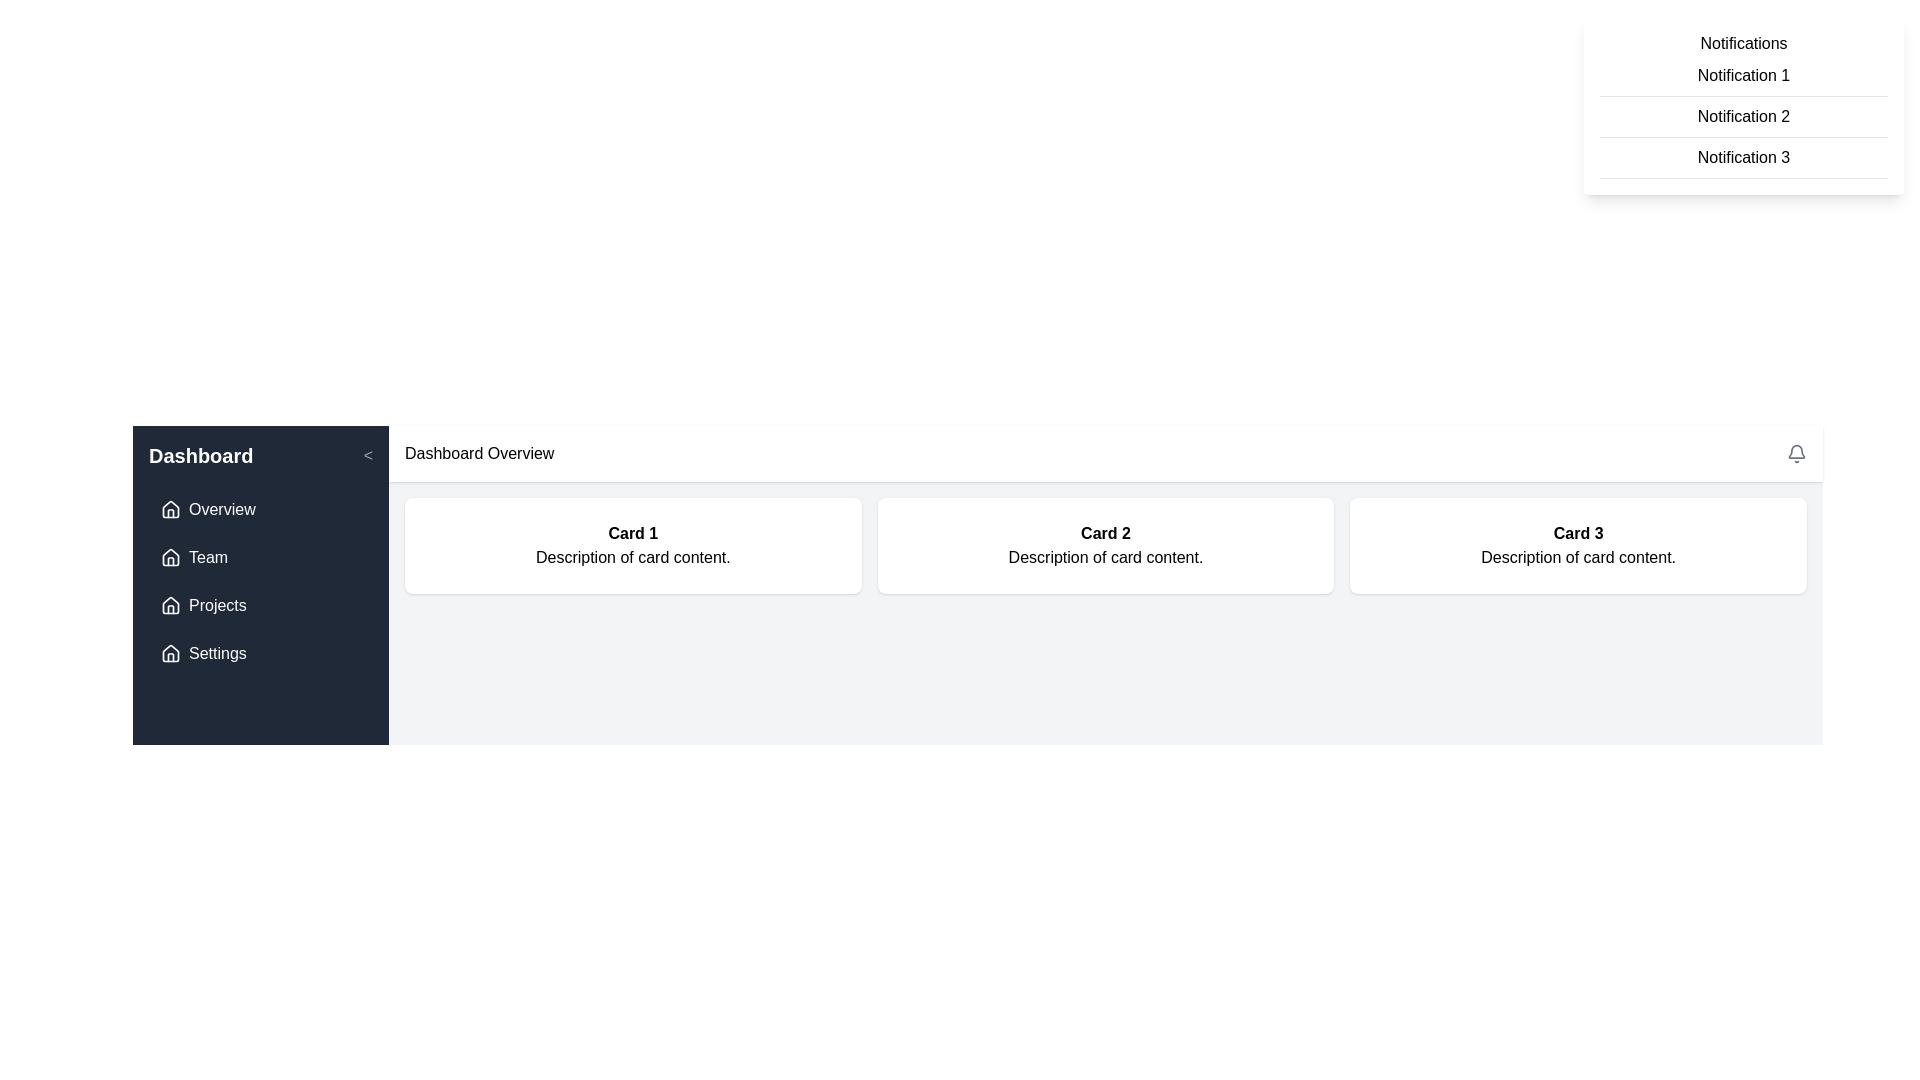 This screenshot has width=1920, height=1080. Describe the element at coordinates (1577, 558) in the screenshot. I see `the supplementary description text label located beneath the title 'Card 3' within the card layout on the rightmost side of the displayed card section` at that location.